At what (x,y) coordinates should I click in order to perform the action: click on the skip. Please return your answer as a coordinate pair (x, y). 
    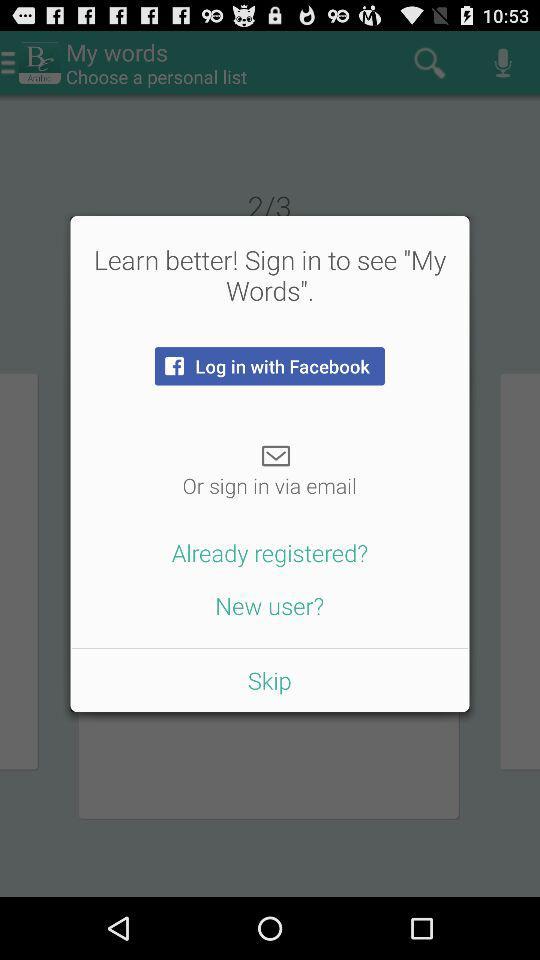
    Looking at the image, I should click on (269, 680).